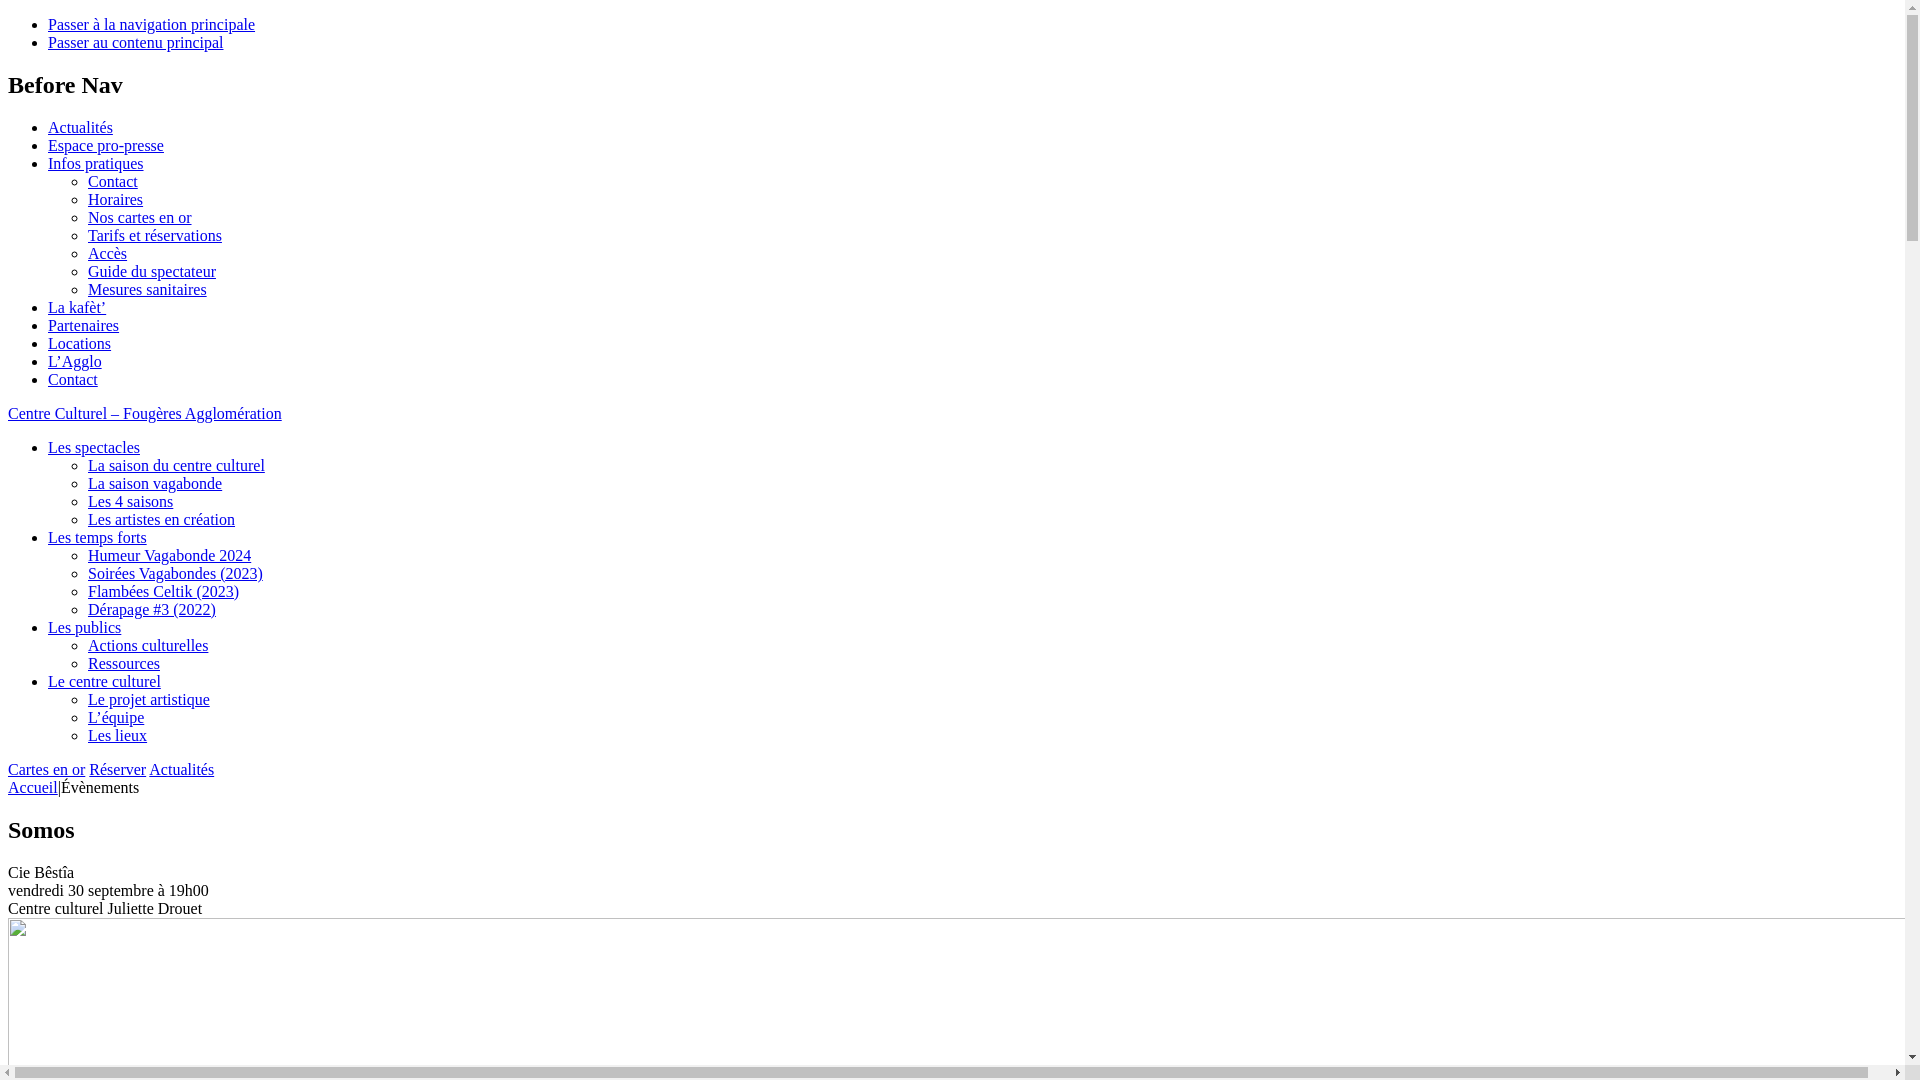  Describe the element at coordinates (114, 199) in the screenshot. I see `'Horaires'` at that location.